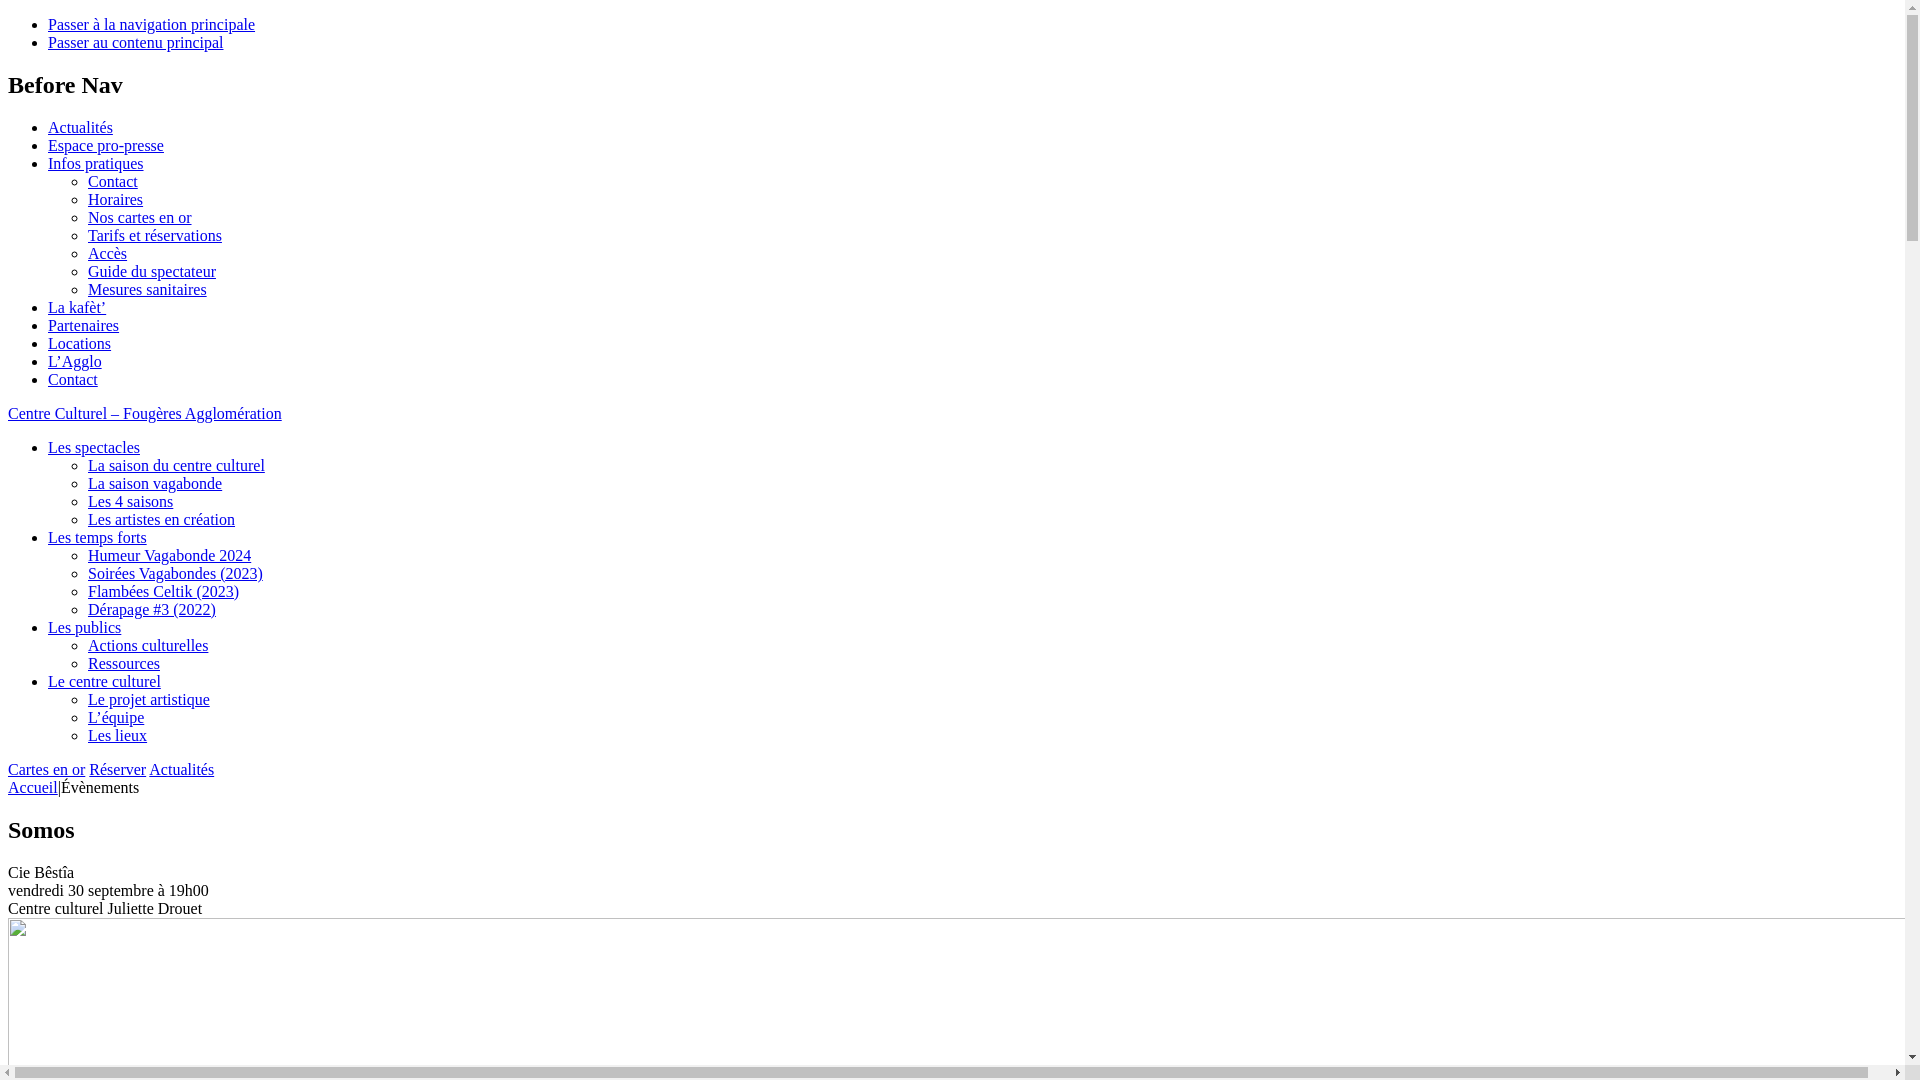  Describe the element at coordinates (114, 199) in the screenshot. I see `'Horaires'` at that location.